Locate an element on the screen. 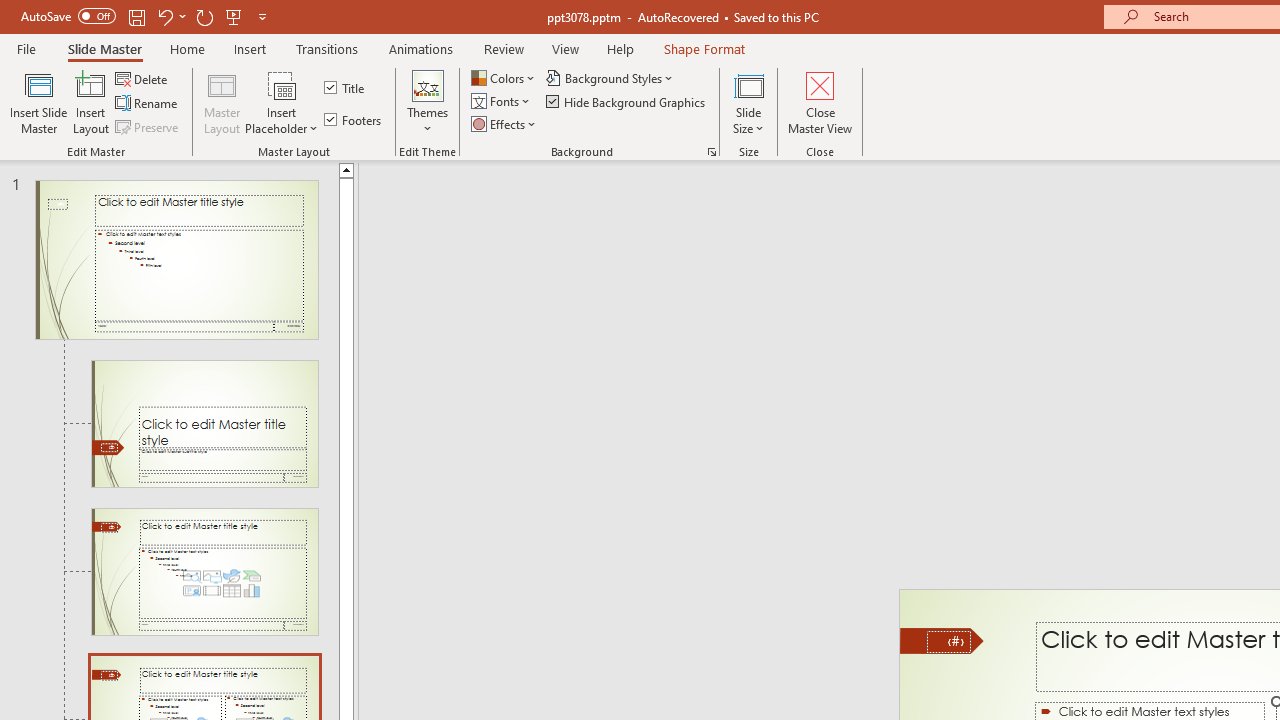 This screenshot has width=1280, height=720. 'Fonts' is located at coordinates (503, 101).